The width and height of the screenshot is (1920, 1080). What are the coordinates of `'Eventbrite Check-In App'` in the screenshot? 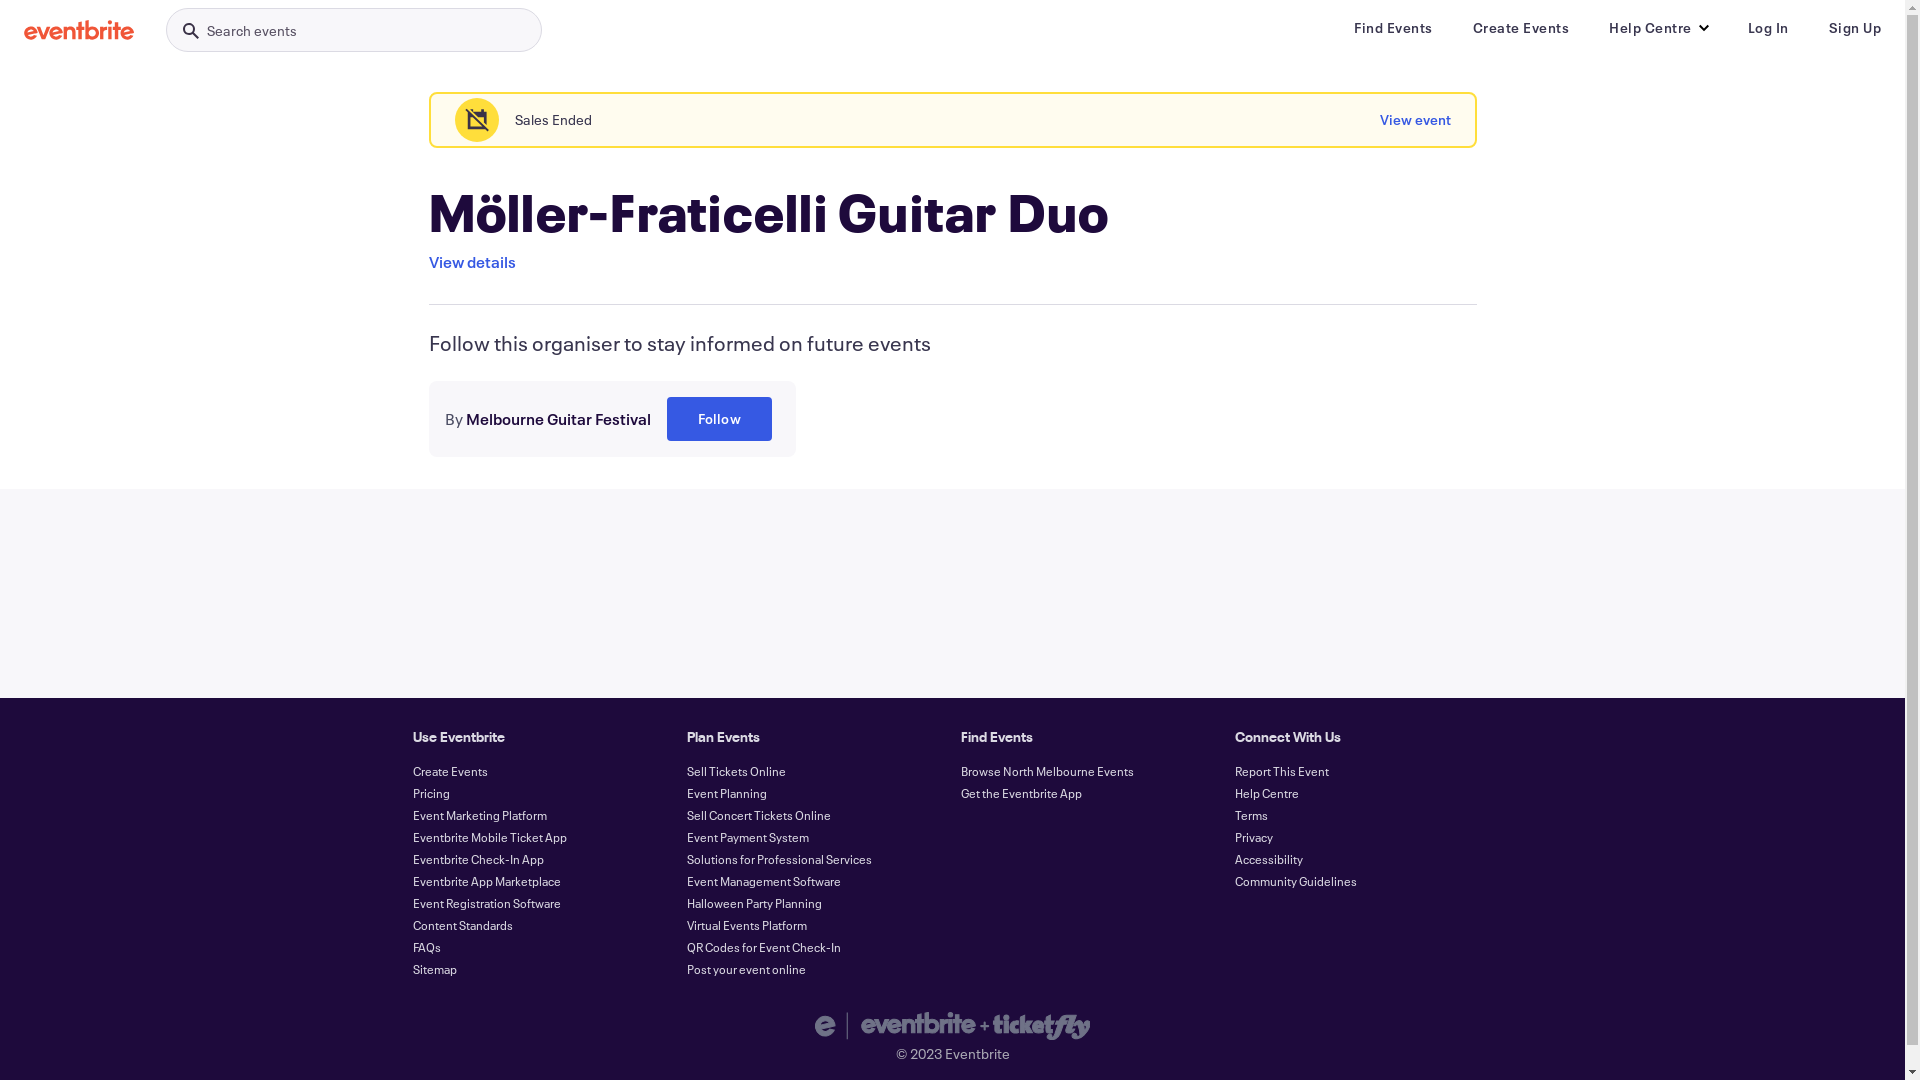 It's located at (476, 858).